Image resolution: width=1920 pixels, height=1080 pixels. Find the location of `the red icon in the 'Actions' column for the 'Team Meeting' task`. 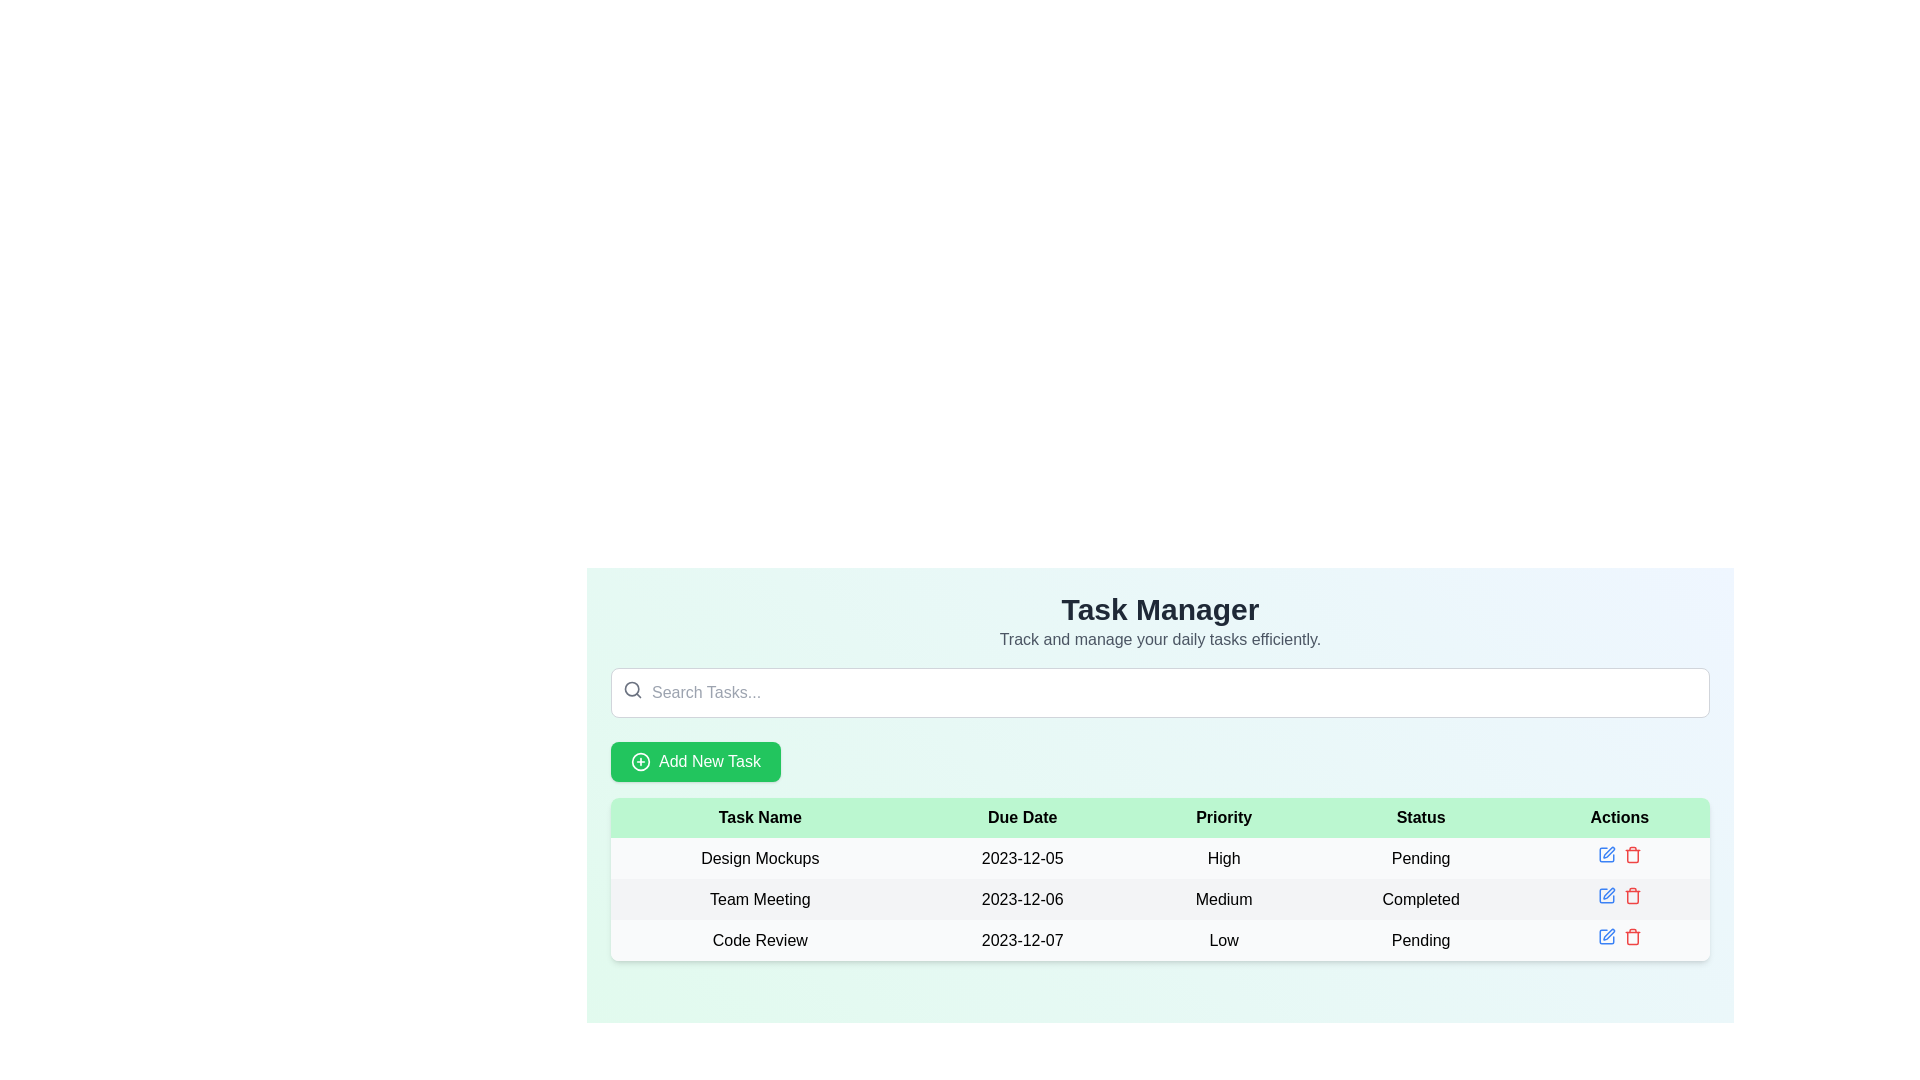

the red icon in the 'Actions' column for the 'Team Meeting' task is located at coordinates (1619, 898).